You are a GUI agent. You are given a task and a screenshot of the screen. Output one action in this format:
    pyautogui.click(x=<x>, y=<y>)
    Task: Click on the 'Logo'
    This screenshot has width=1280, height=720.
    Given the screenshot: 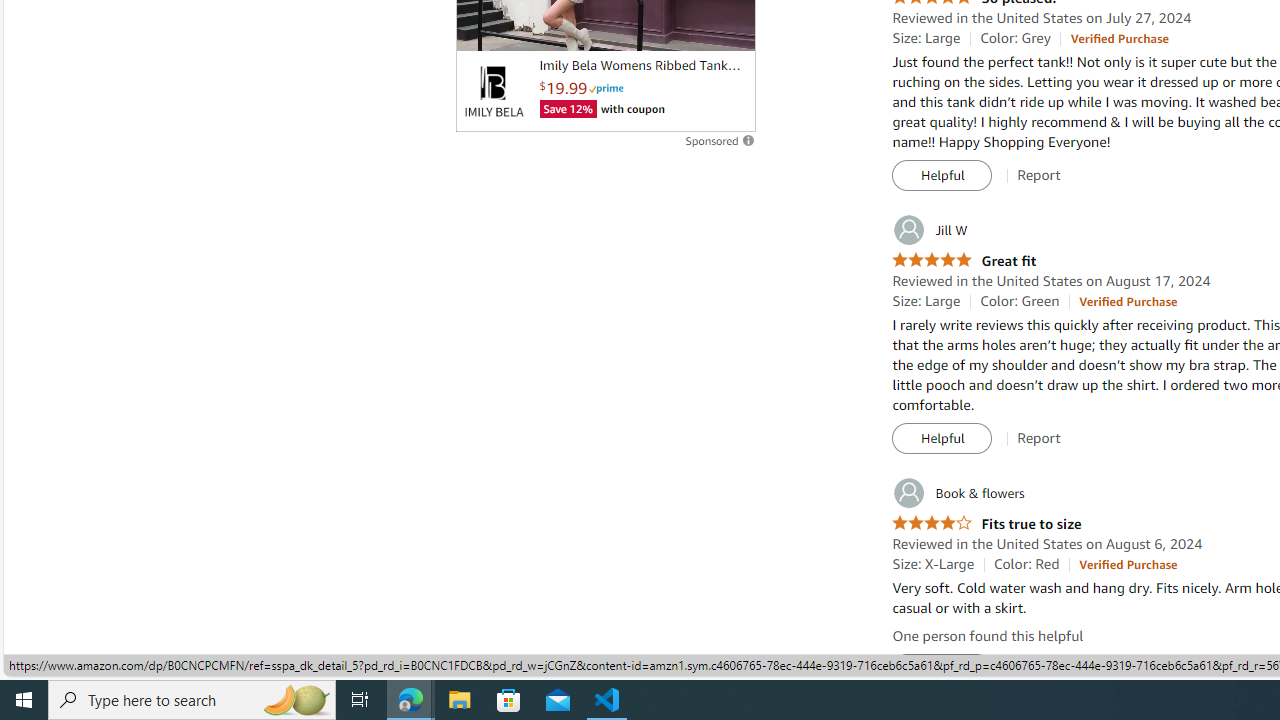 What is the action you would take?
    pyautogui.click(x=493, y=91)
    